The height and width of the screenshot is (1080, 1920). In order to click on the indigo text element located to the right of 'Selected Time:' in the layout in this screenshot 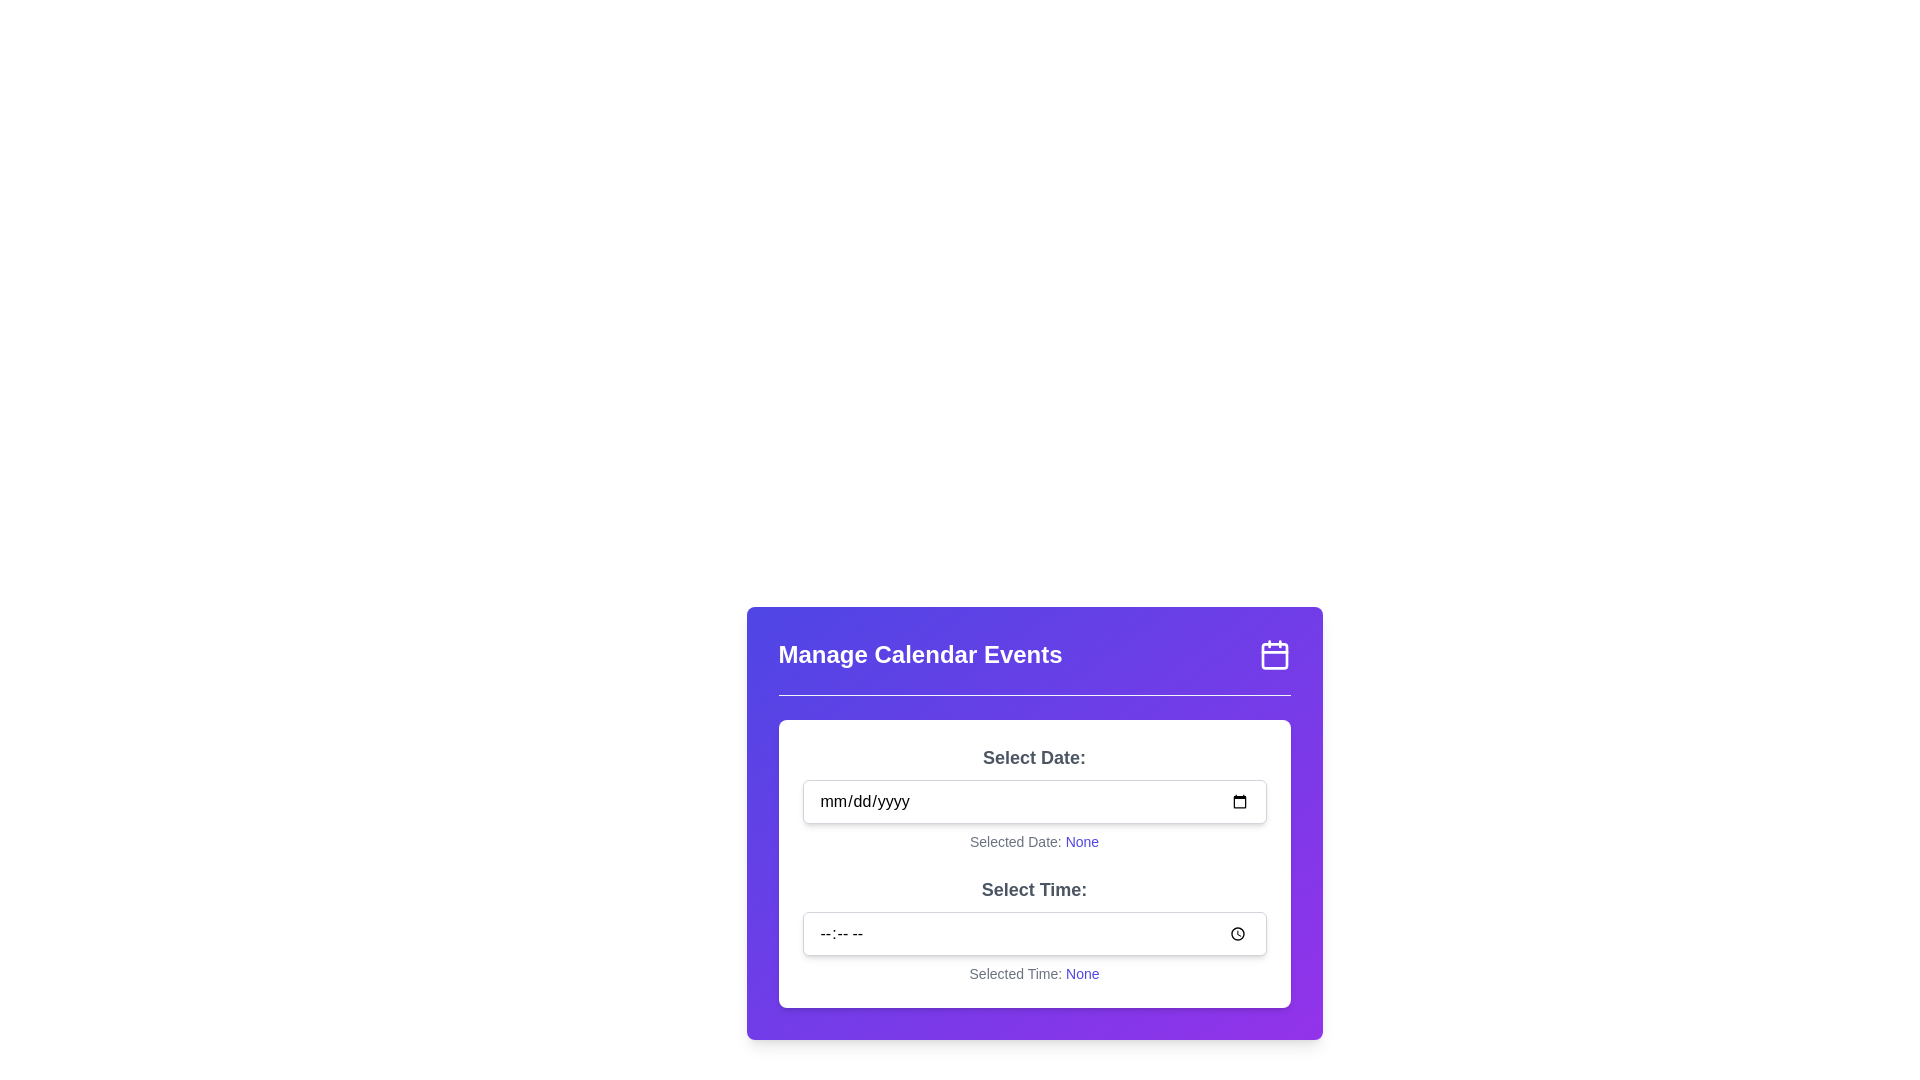, I will do `click(1081, 973)`.